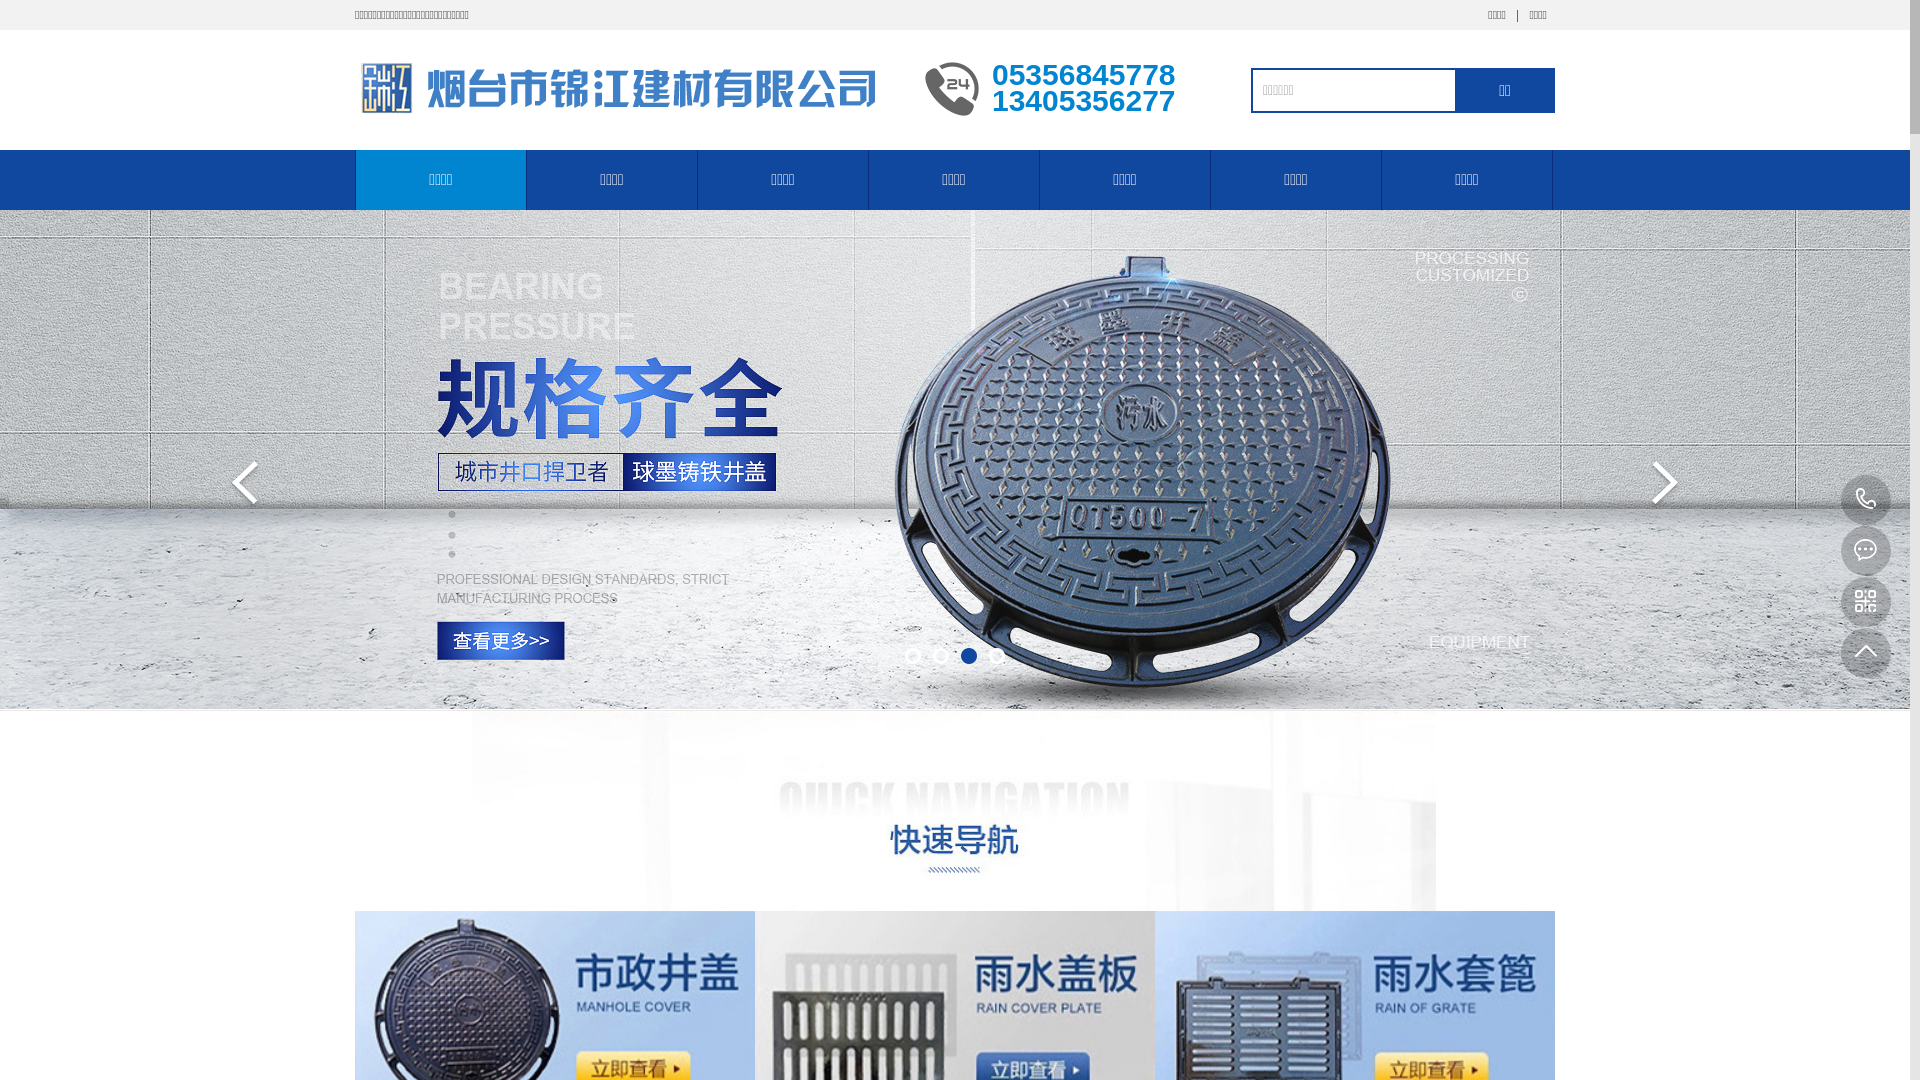 The width and height of the screenshot is (1920, 1080). What do you see at coordinates (1865, 499) in the screenshot?
I see `'05356845778'` at bounding box center [1865, 499].